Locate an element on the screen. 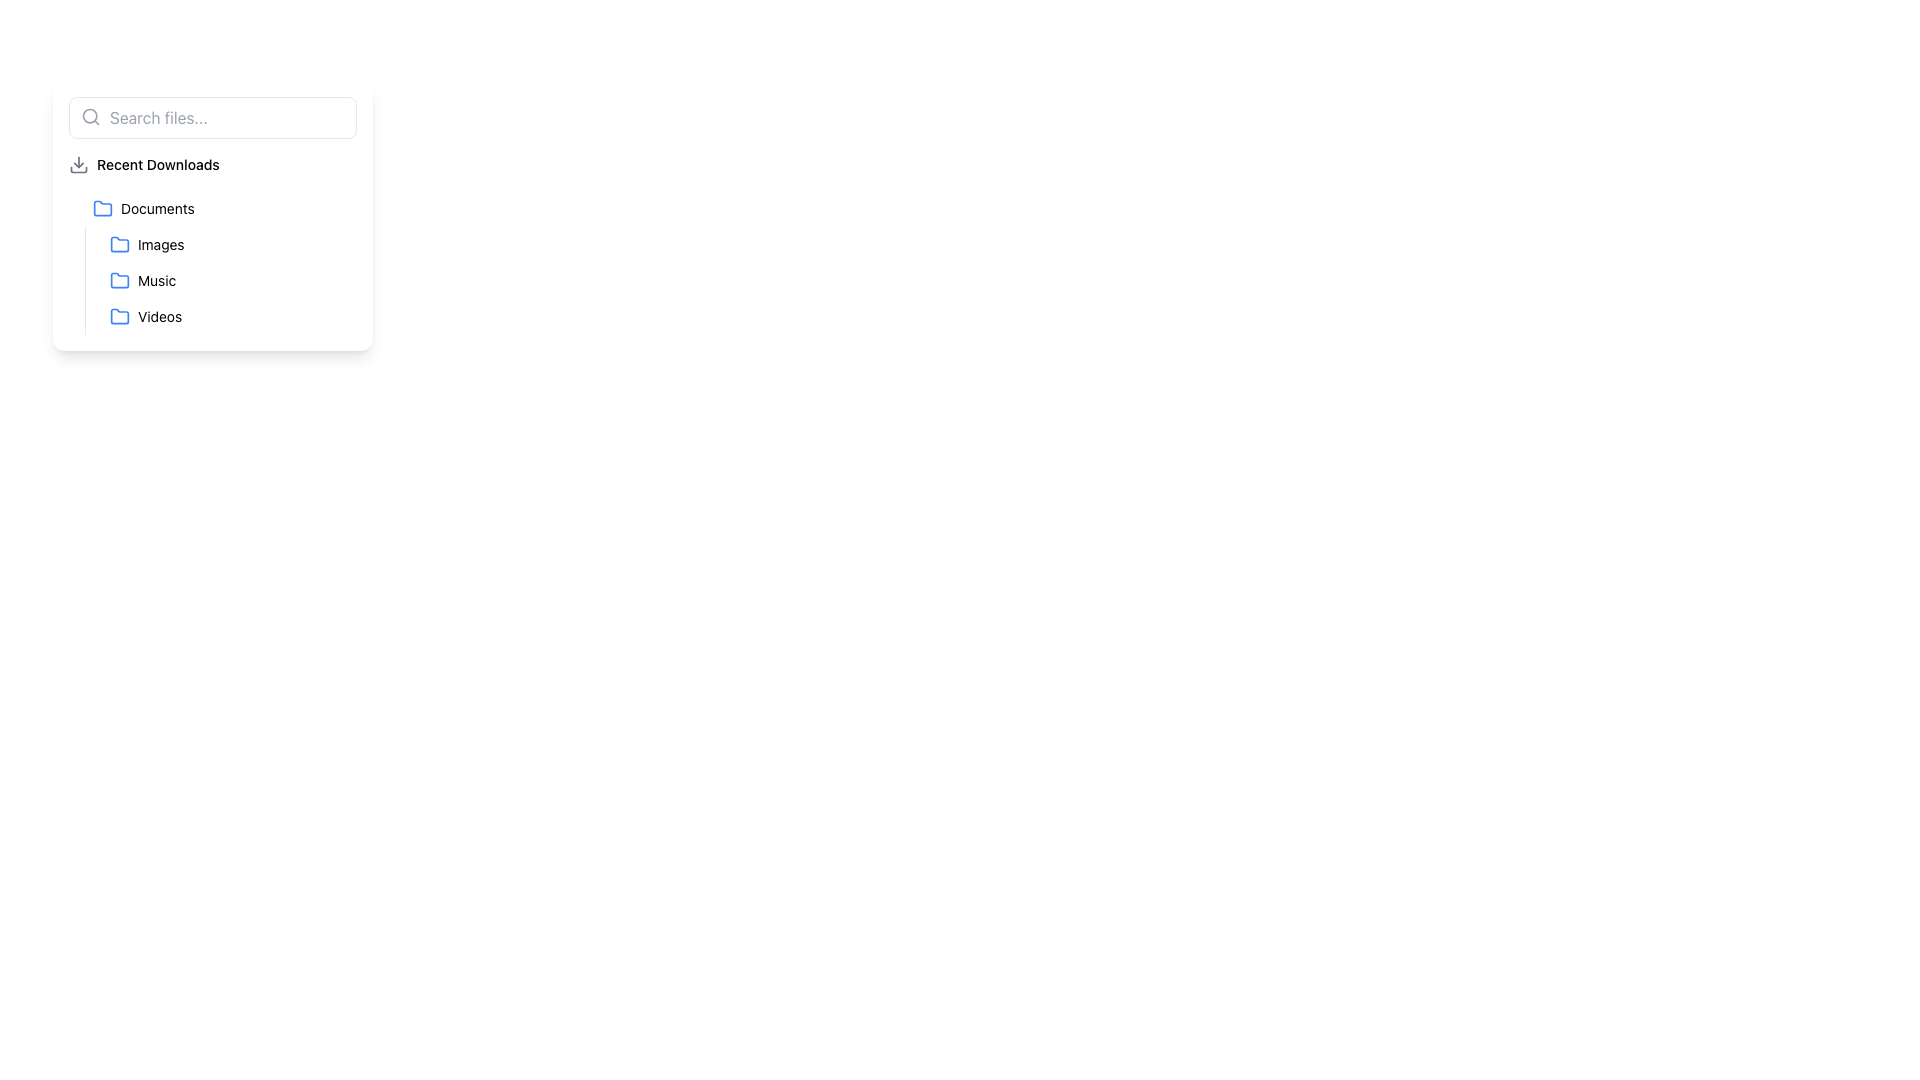 The width and height of the screenshot is (1920, 1080). the visual style of the 'Recent Downloads' icon, which is the first element in the list, located to the left of the text 'Recent Downloads' is located at coordinates (78, 164).